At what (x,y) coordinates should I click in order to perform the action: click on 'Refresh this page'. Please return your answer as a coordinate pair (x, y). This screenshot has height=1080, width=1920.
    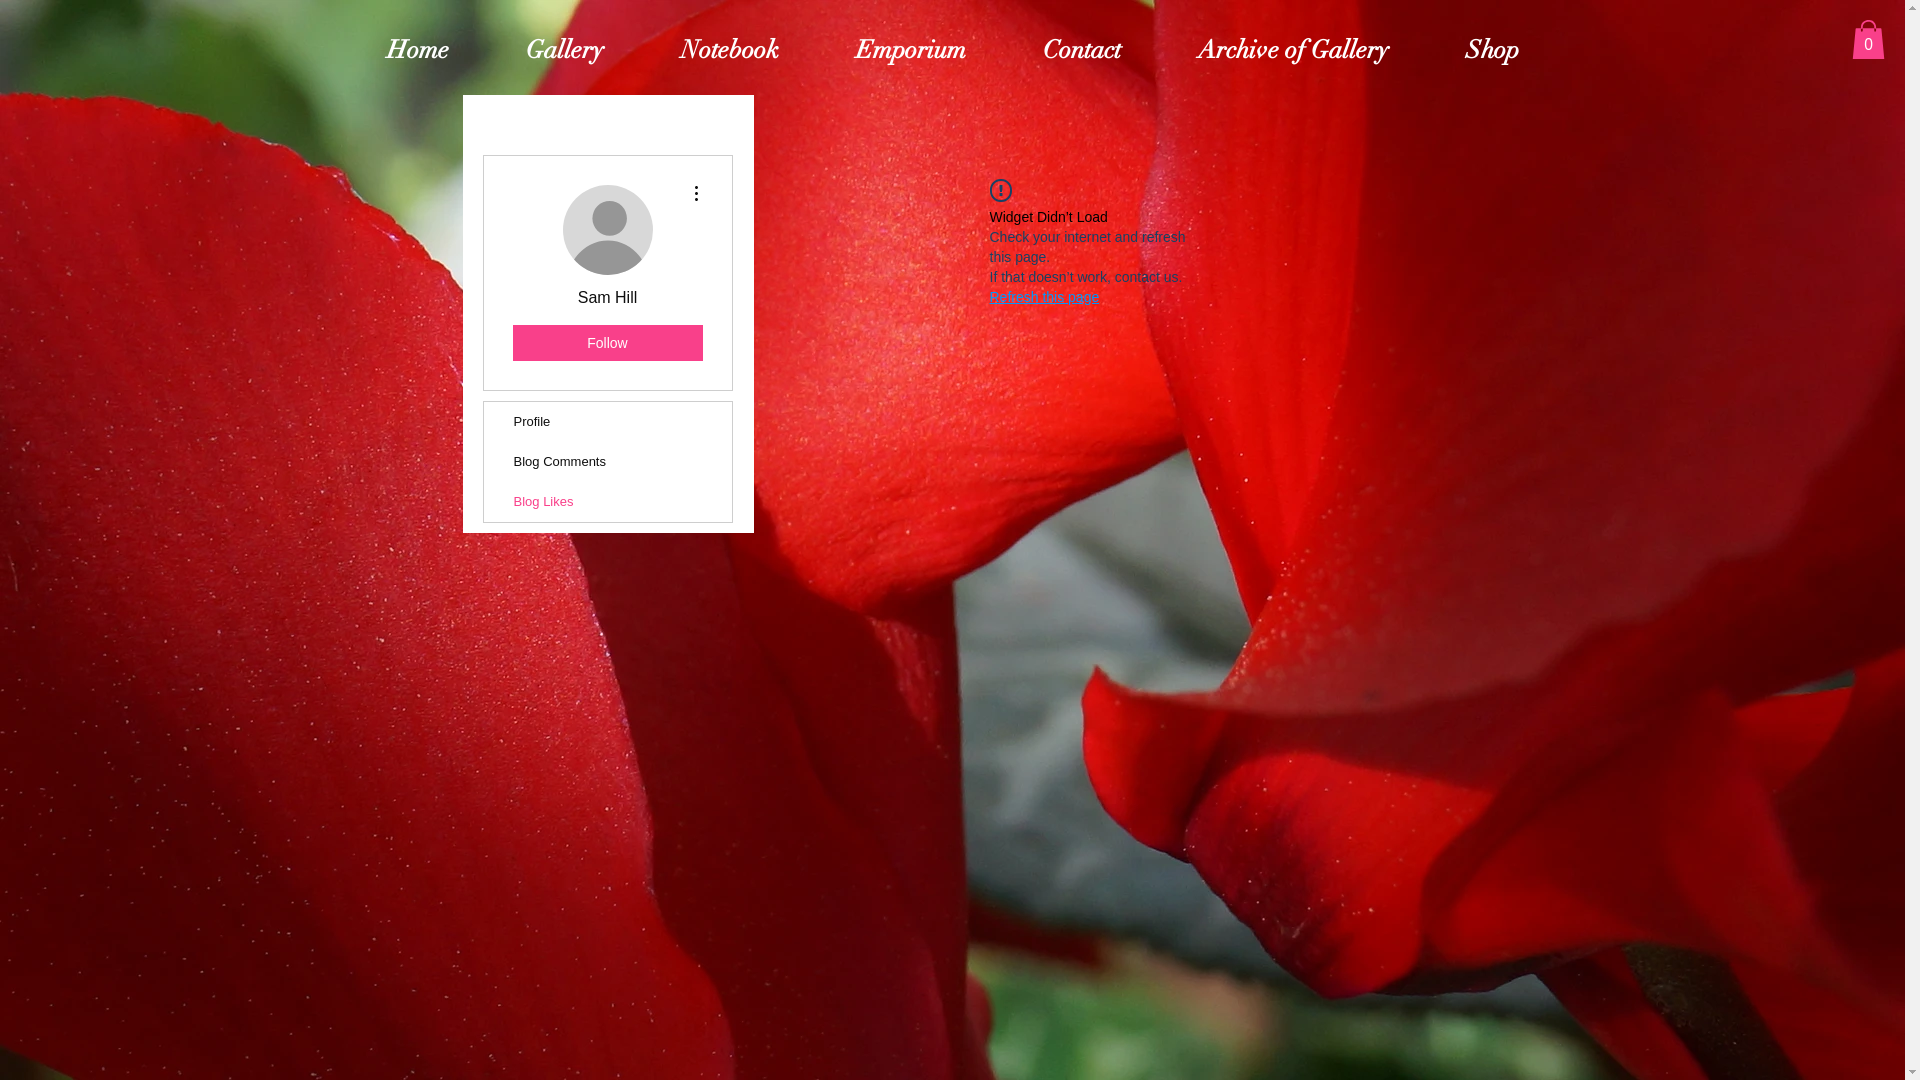
    Looking at the image, I should click on (989, 297).